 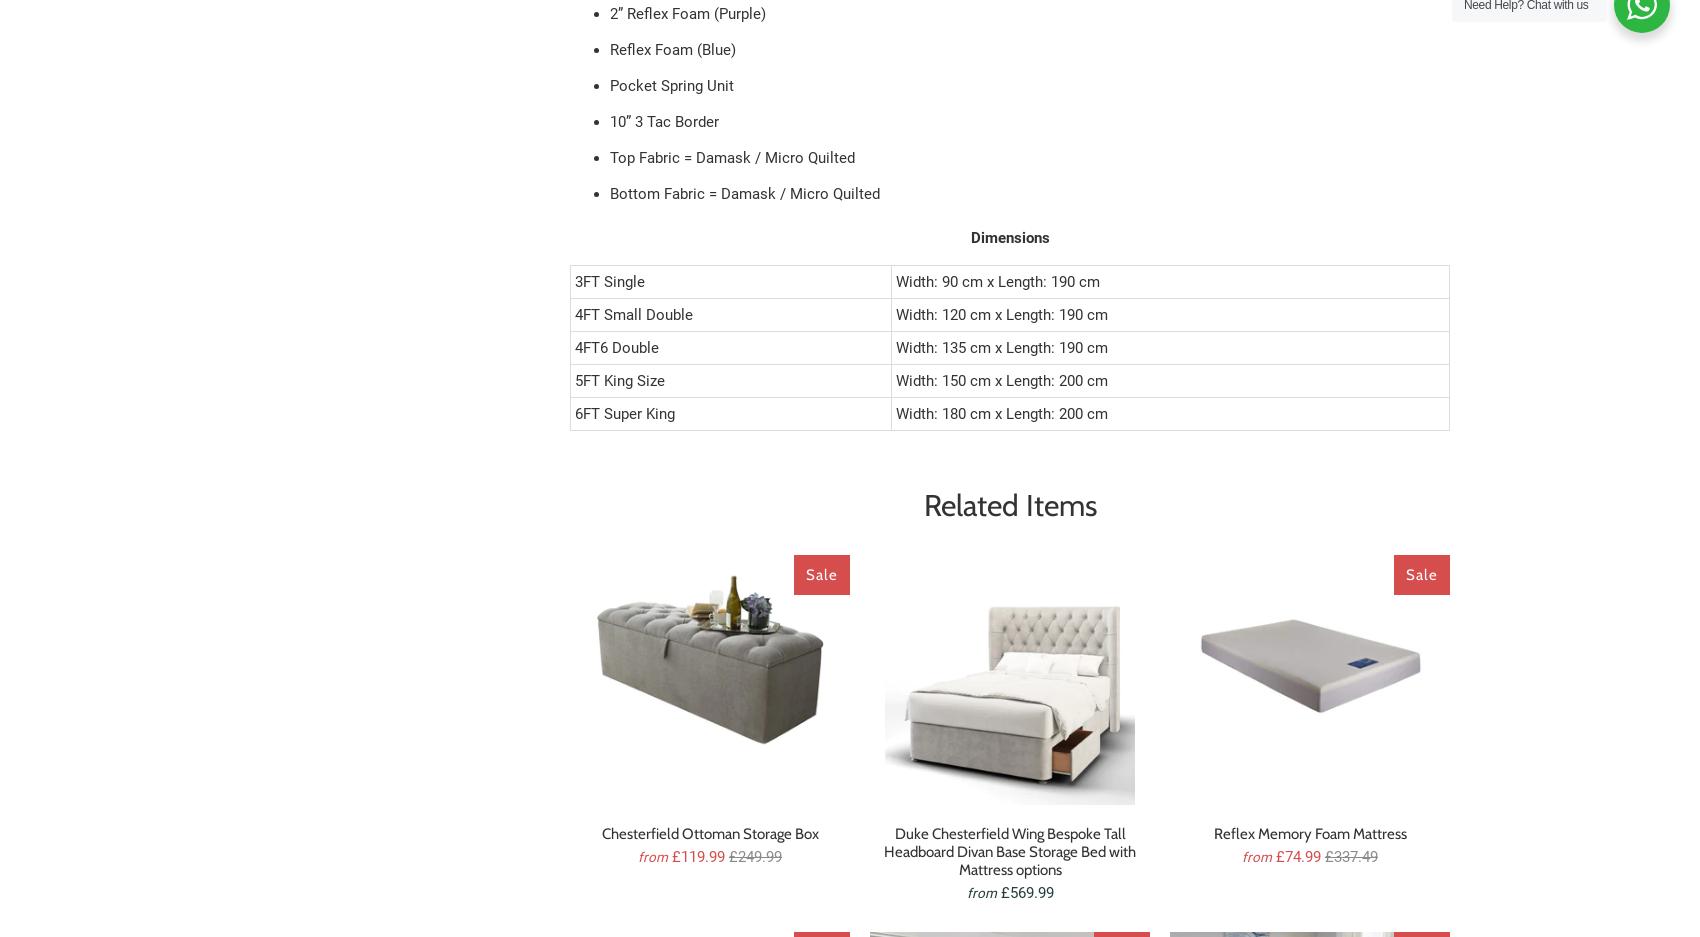 What do you see at coordinates (623, 413) in the screenshot?
I see `'6FT Super King'` at bounding box center [623, 413].